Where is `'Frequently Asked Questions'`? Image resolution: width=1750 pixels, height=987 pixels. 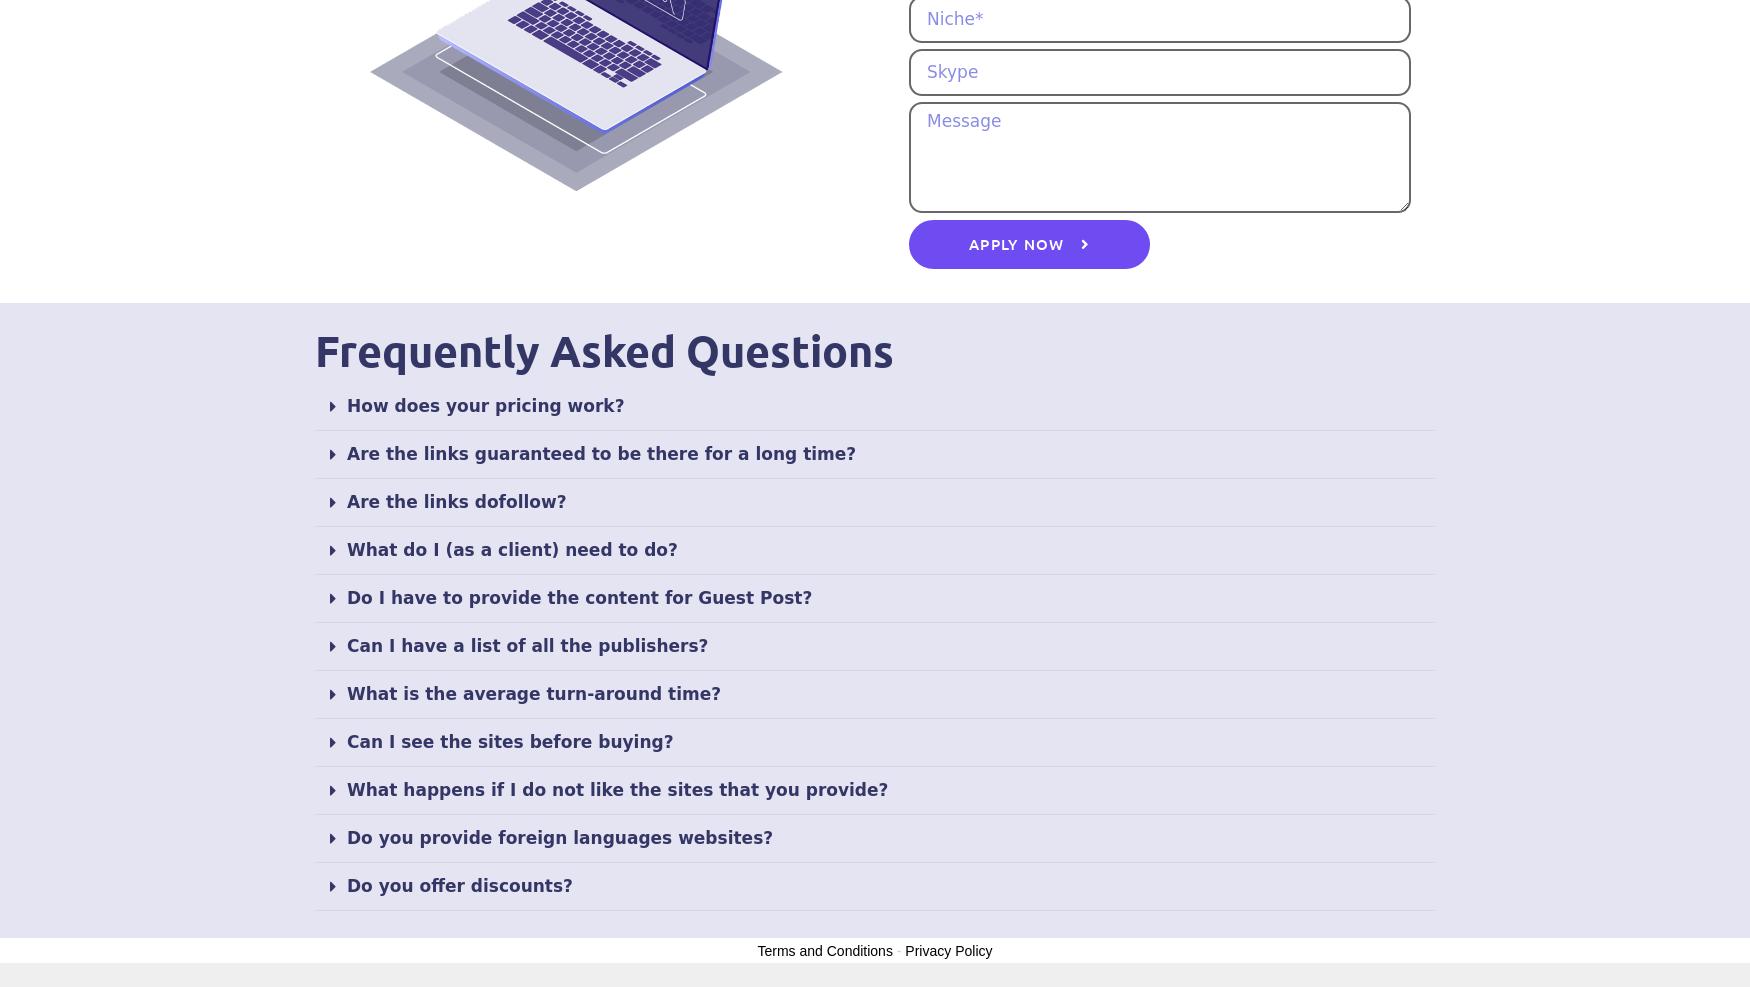
'Frequently Asked Questions' is located at coordinates (604, 349).